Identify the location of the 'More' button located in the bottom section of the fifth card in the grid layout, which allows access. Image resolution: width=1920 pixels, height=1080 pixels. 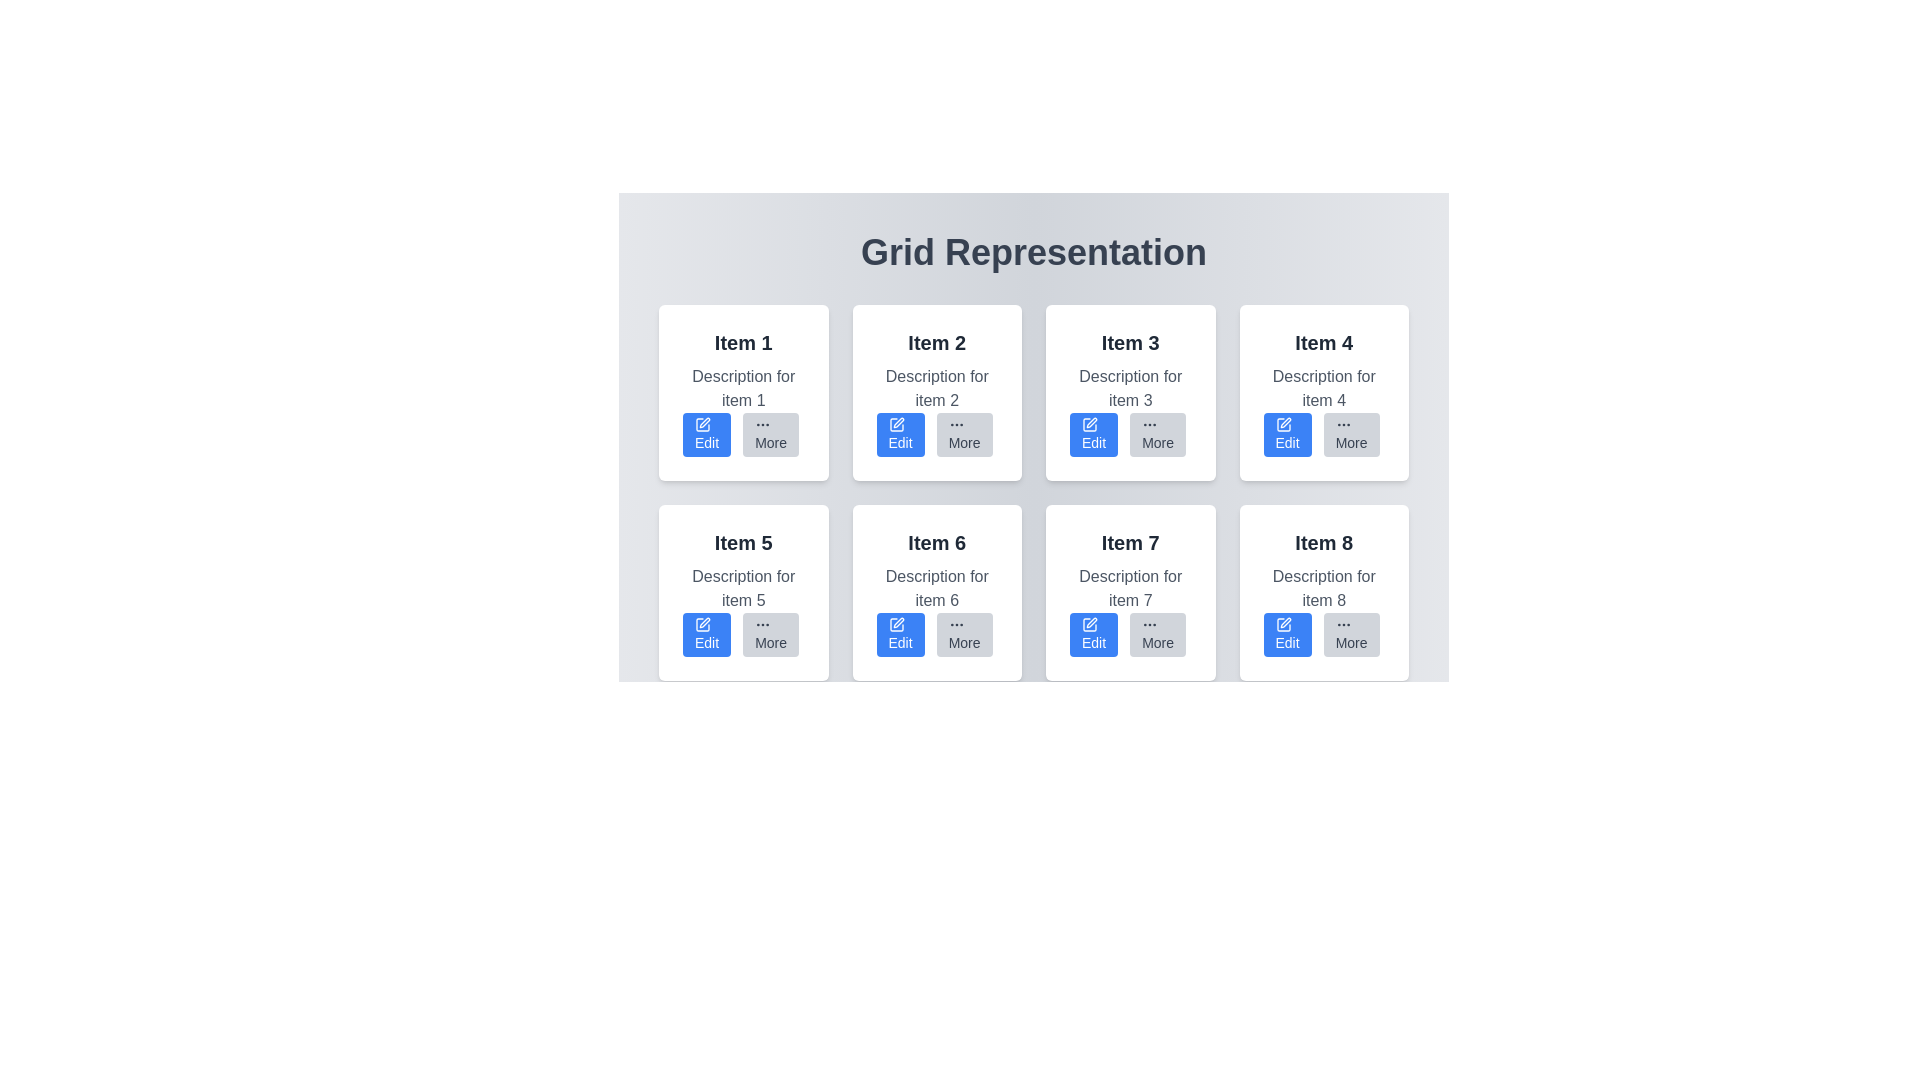
(742, 635).